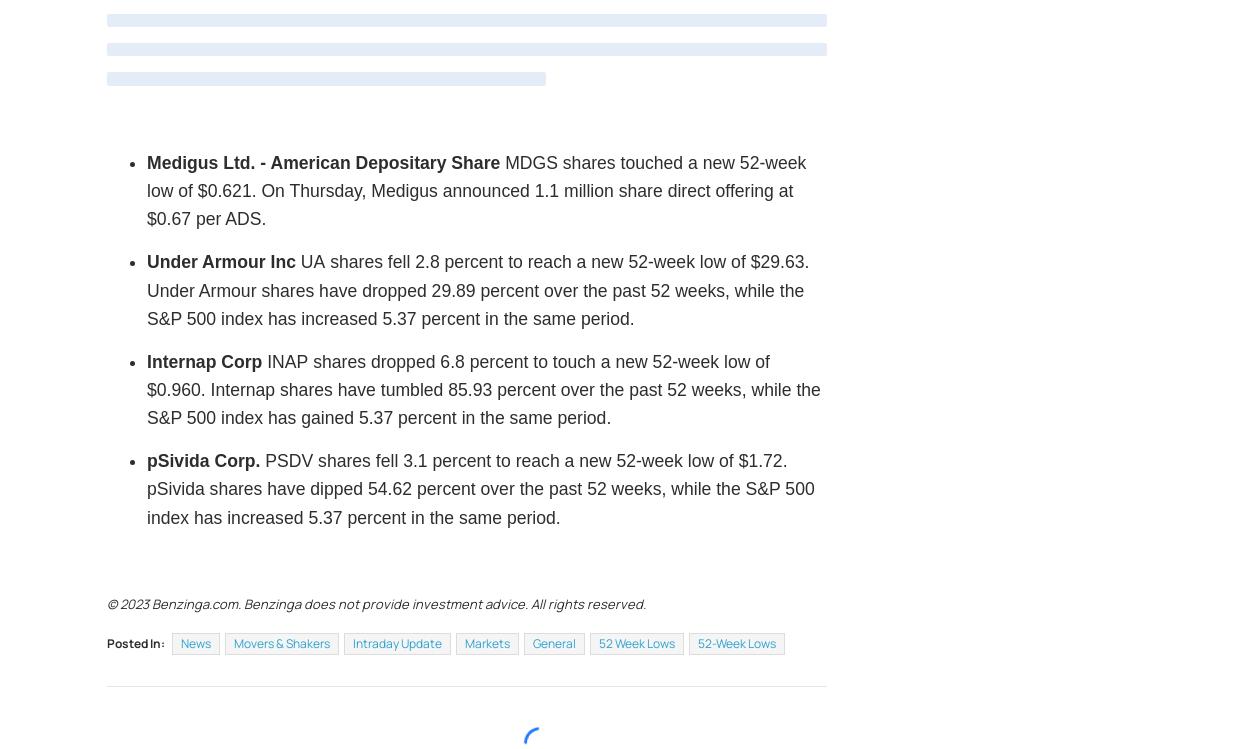 This screenshot has width=1250, height=749. What do you see at coordinates (531, 161) in the screenshot?
I see `'MDGS'` at bounding box center [531, 161].